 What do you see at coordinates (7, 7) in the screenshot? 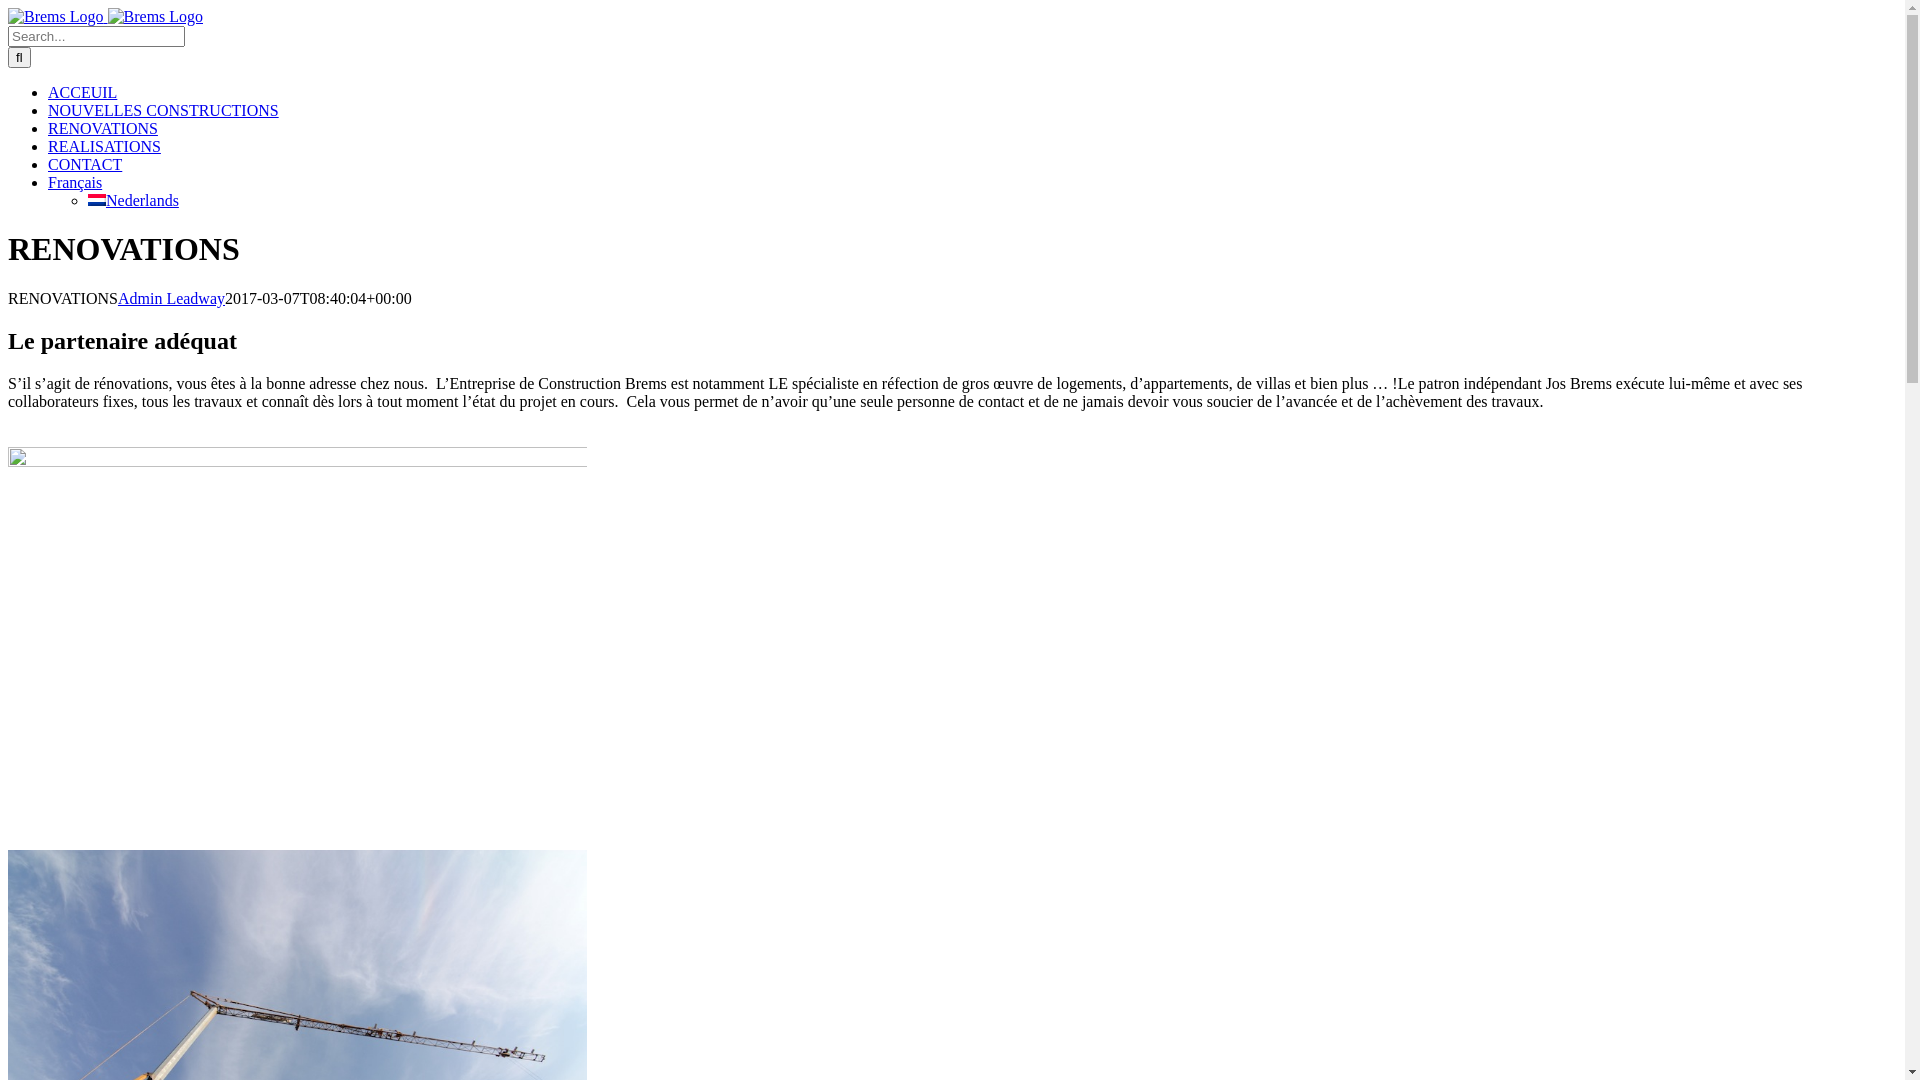
I see `'Skip to content'` at bounding box center [7, 7].